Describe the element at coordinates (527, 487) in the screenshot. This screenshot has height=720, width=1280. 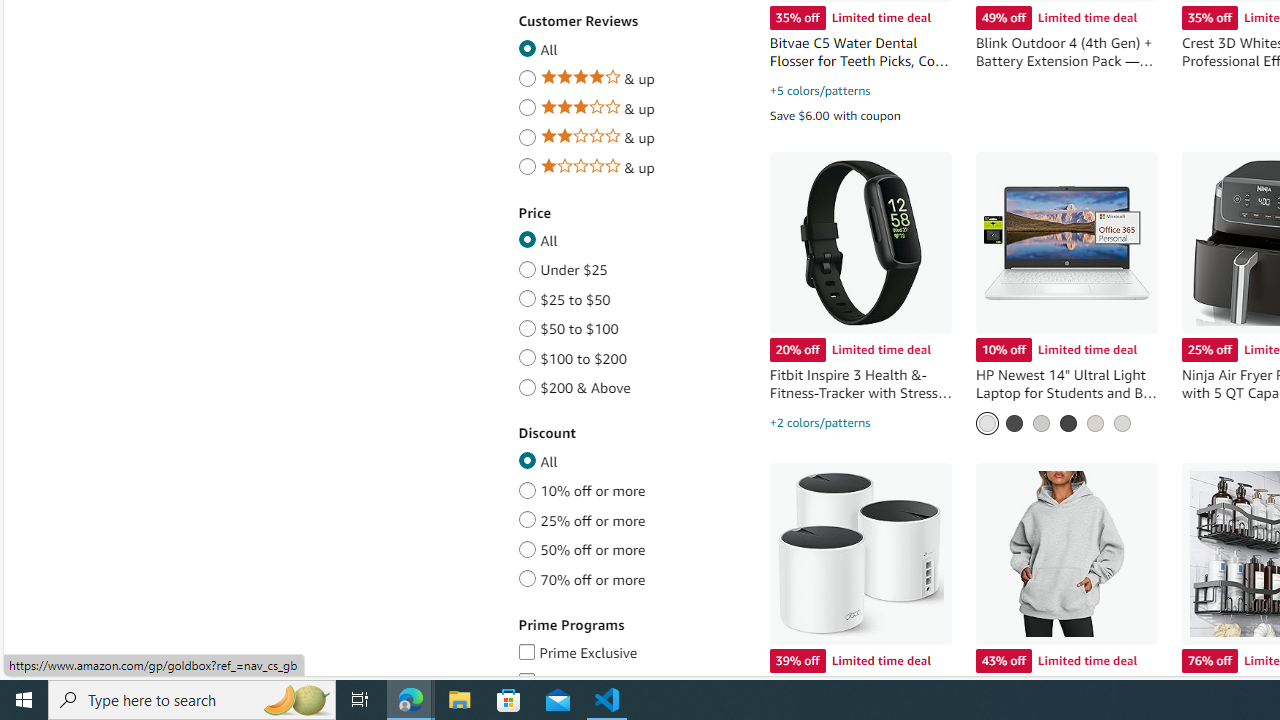
I see `'10% off or more'` at that location.